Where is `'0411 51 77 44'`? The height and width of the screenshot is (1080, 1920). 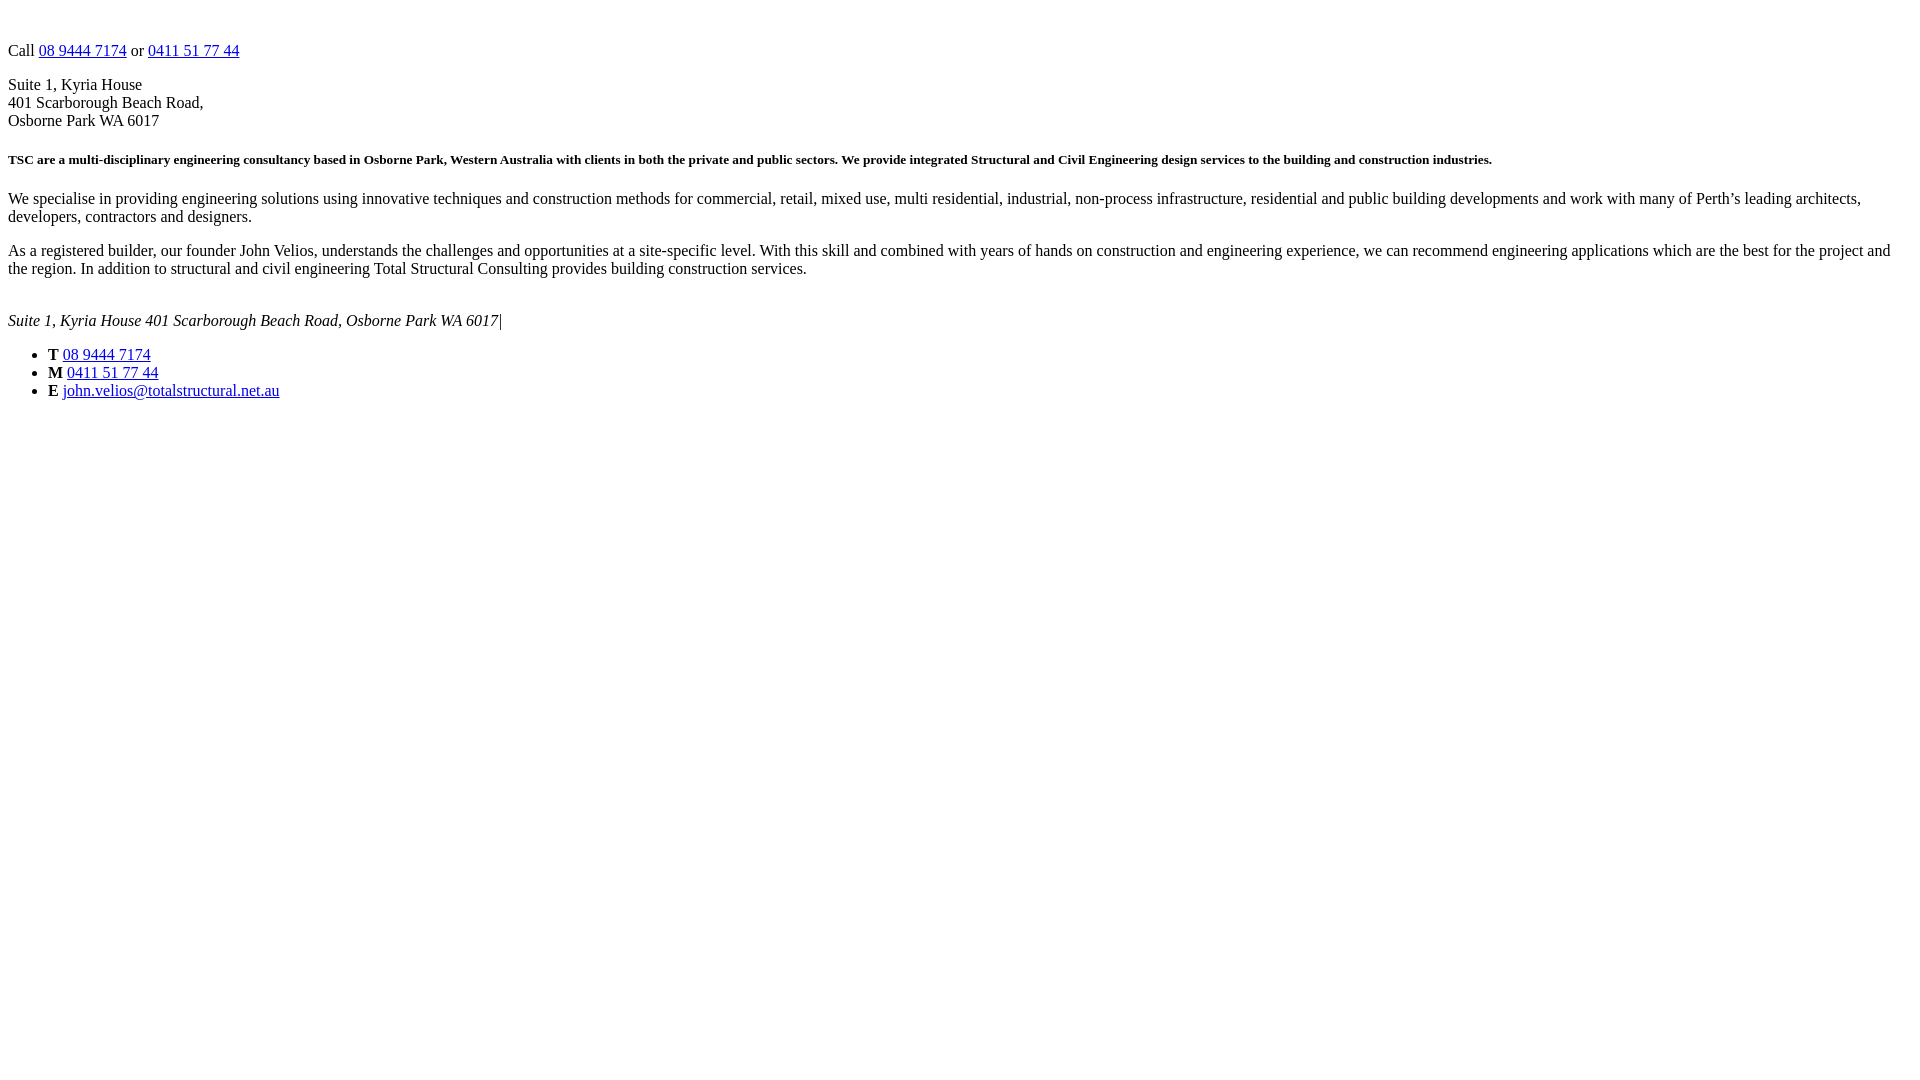 '0411 51 77 44' is located at coordinates (147, 49).